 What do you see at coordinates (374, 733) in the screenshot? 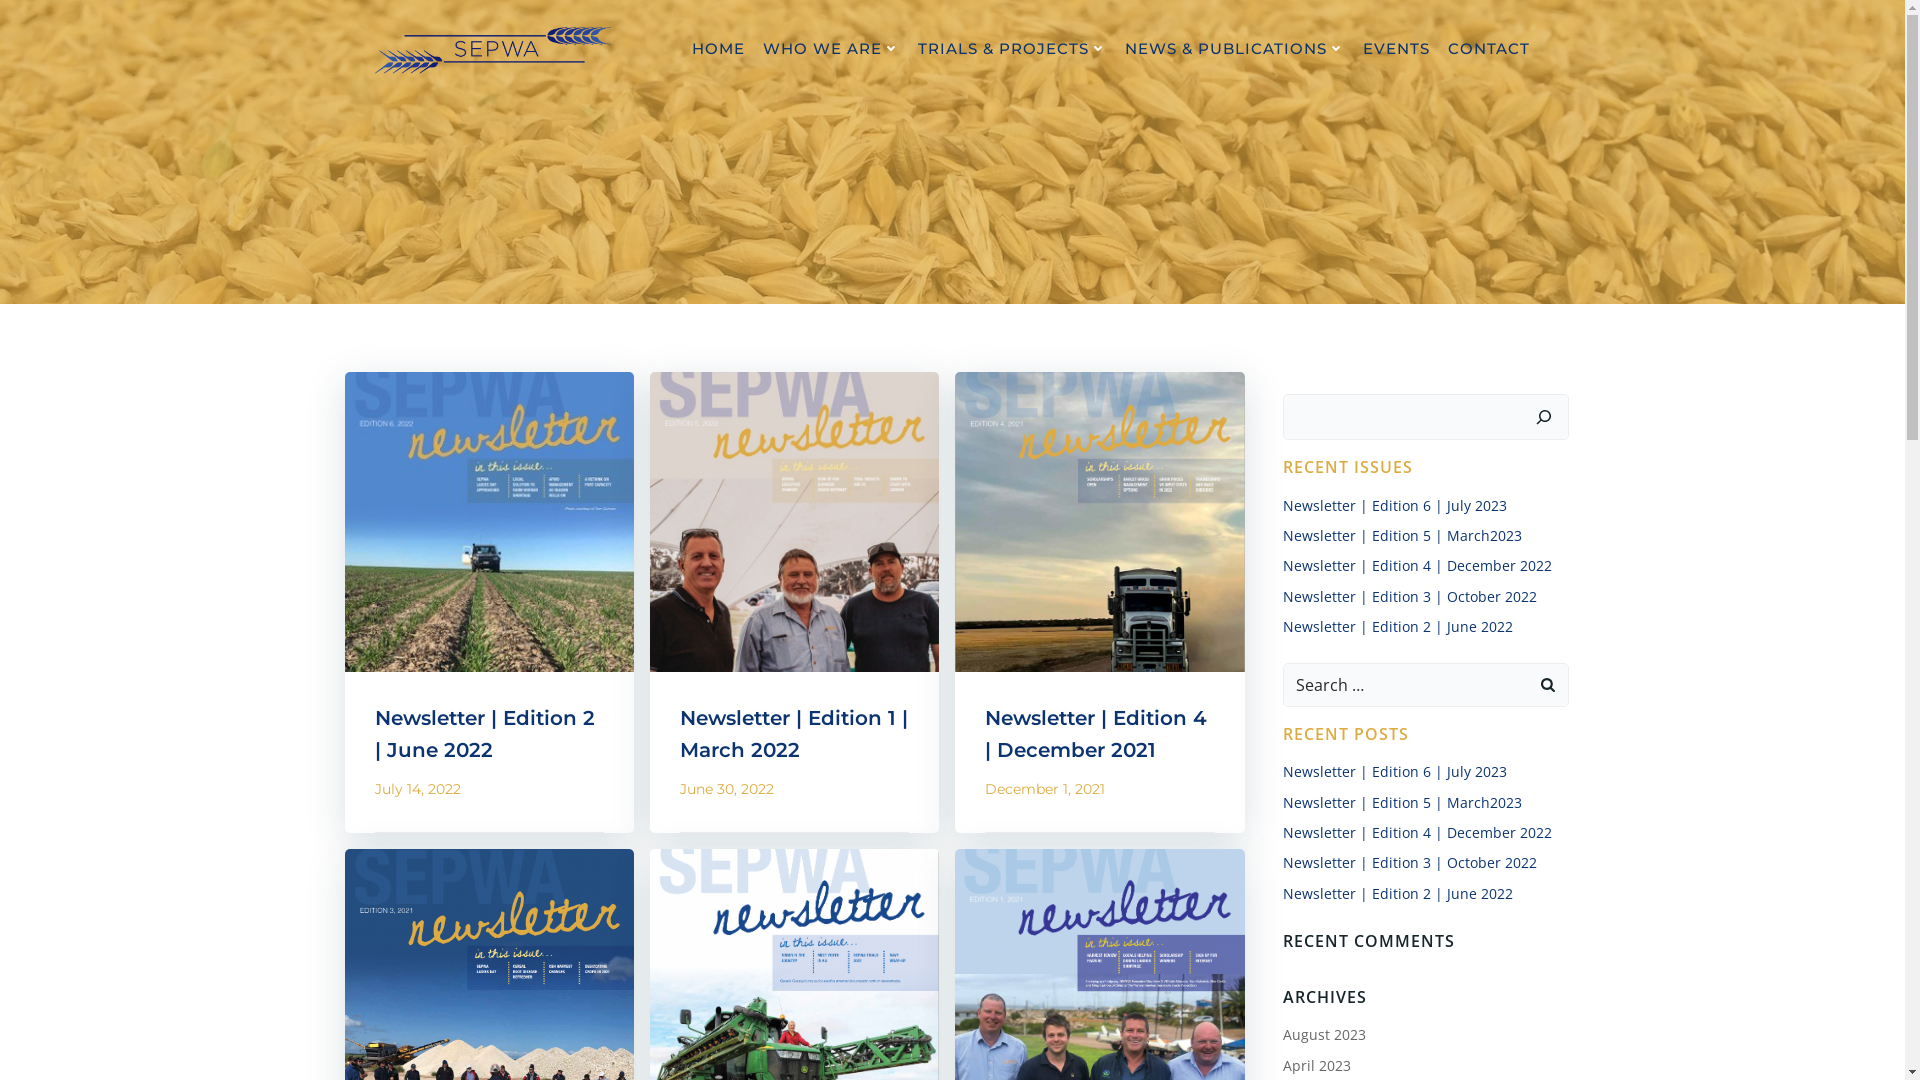
I see `'Newsletter | Edition 2 | June 2022'` at bounding box center [374, 733].